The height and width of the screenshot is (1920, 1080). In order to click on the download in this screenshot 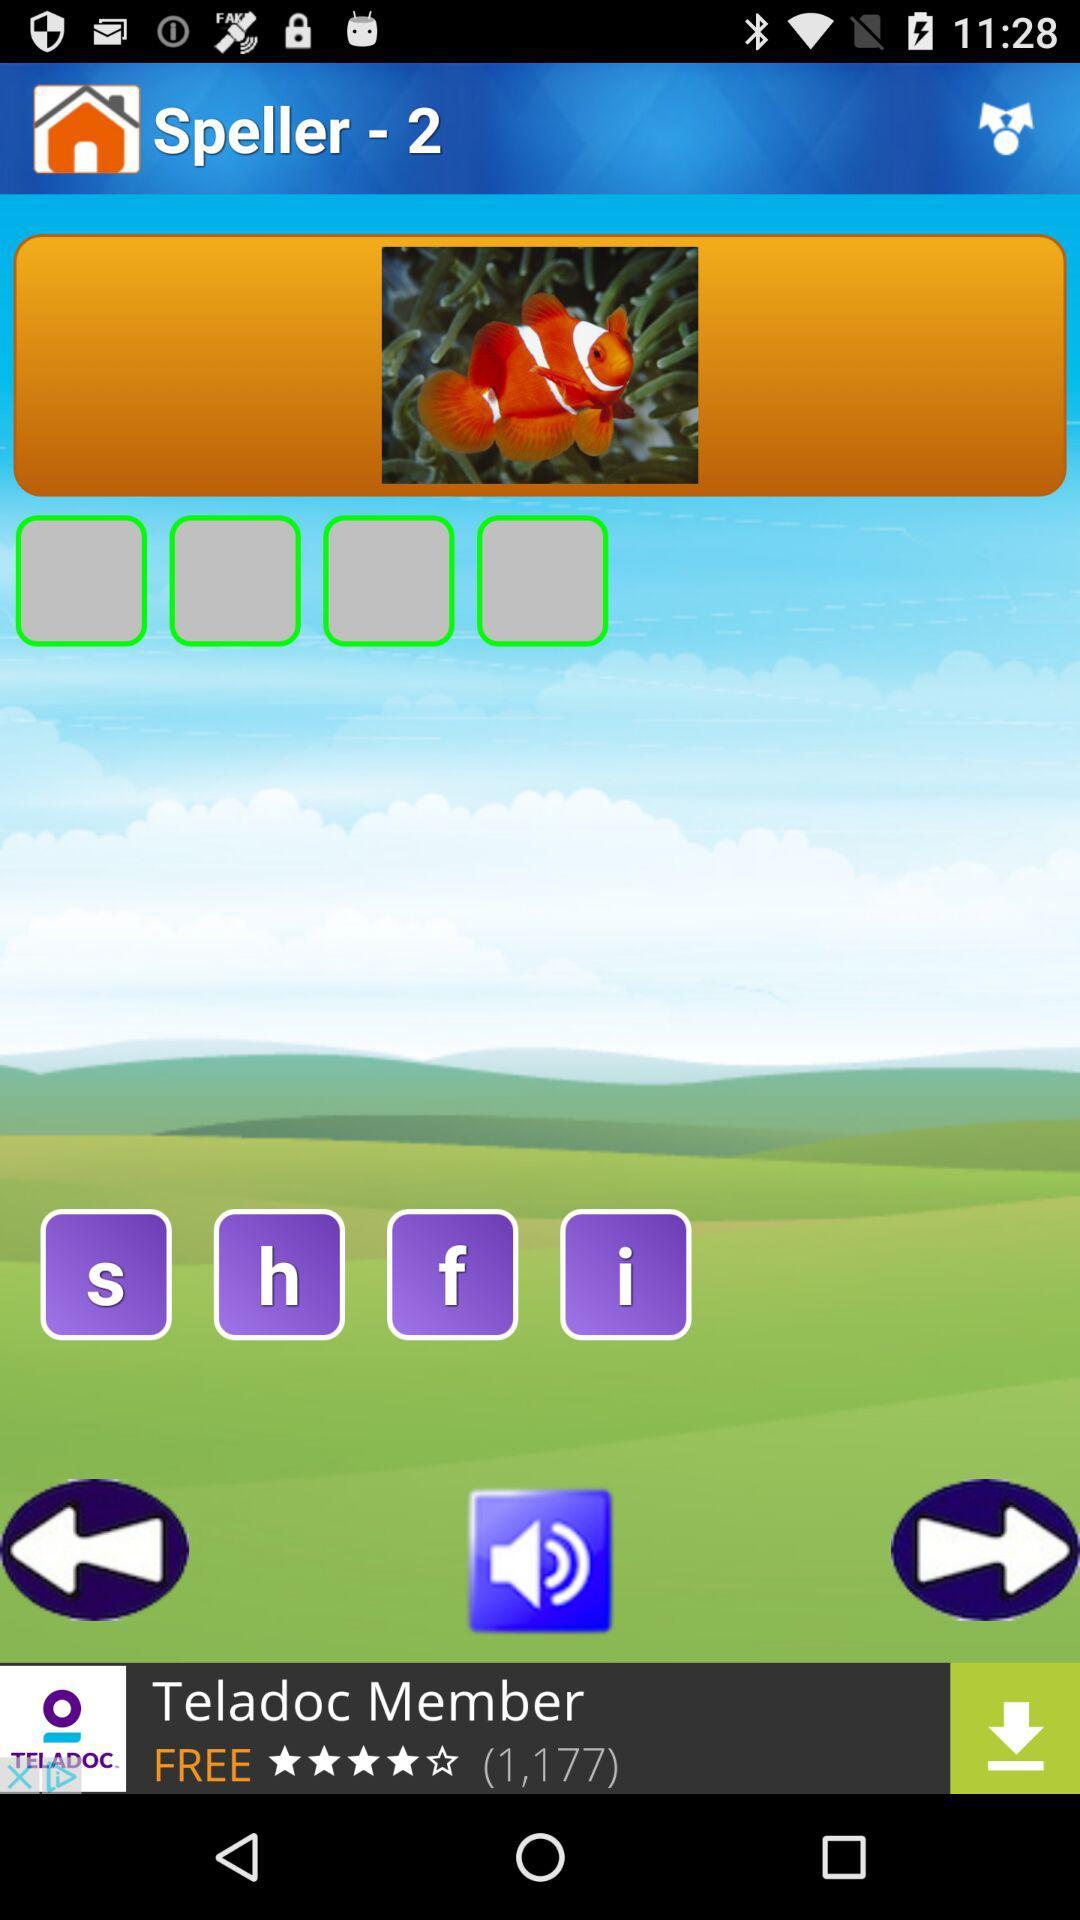, I will do `click(540, 1727)`.